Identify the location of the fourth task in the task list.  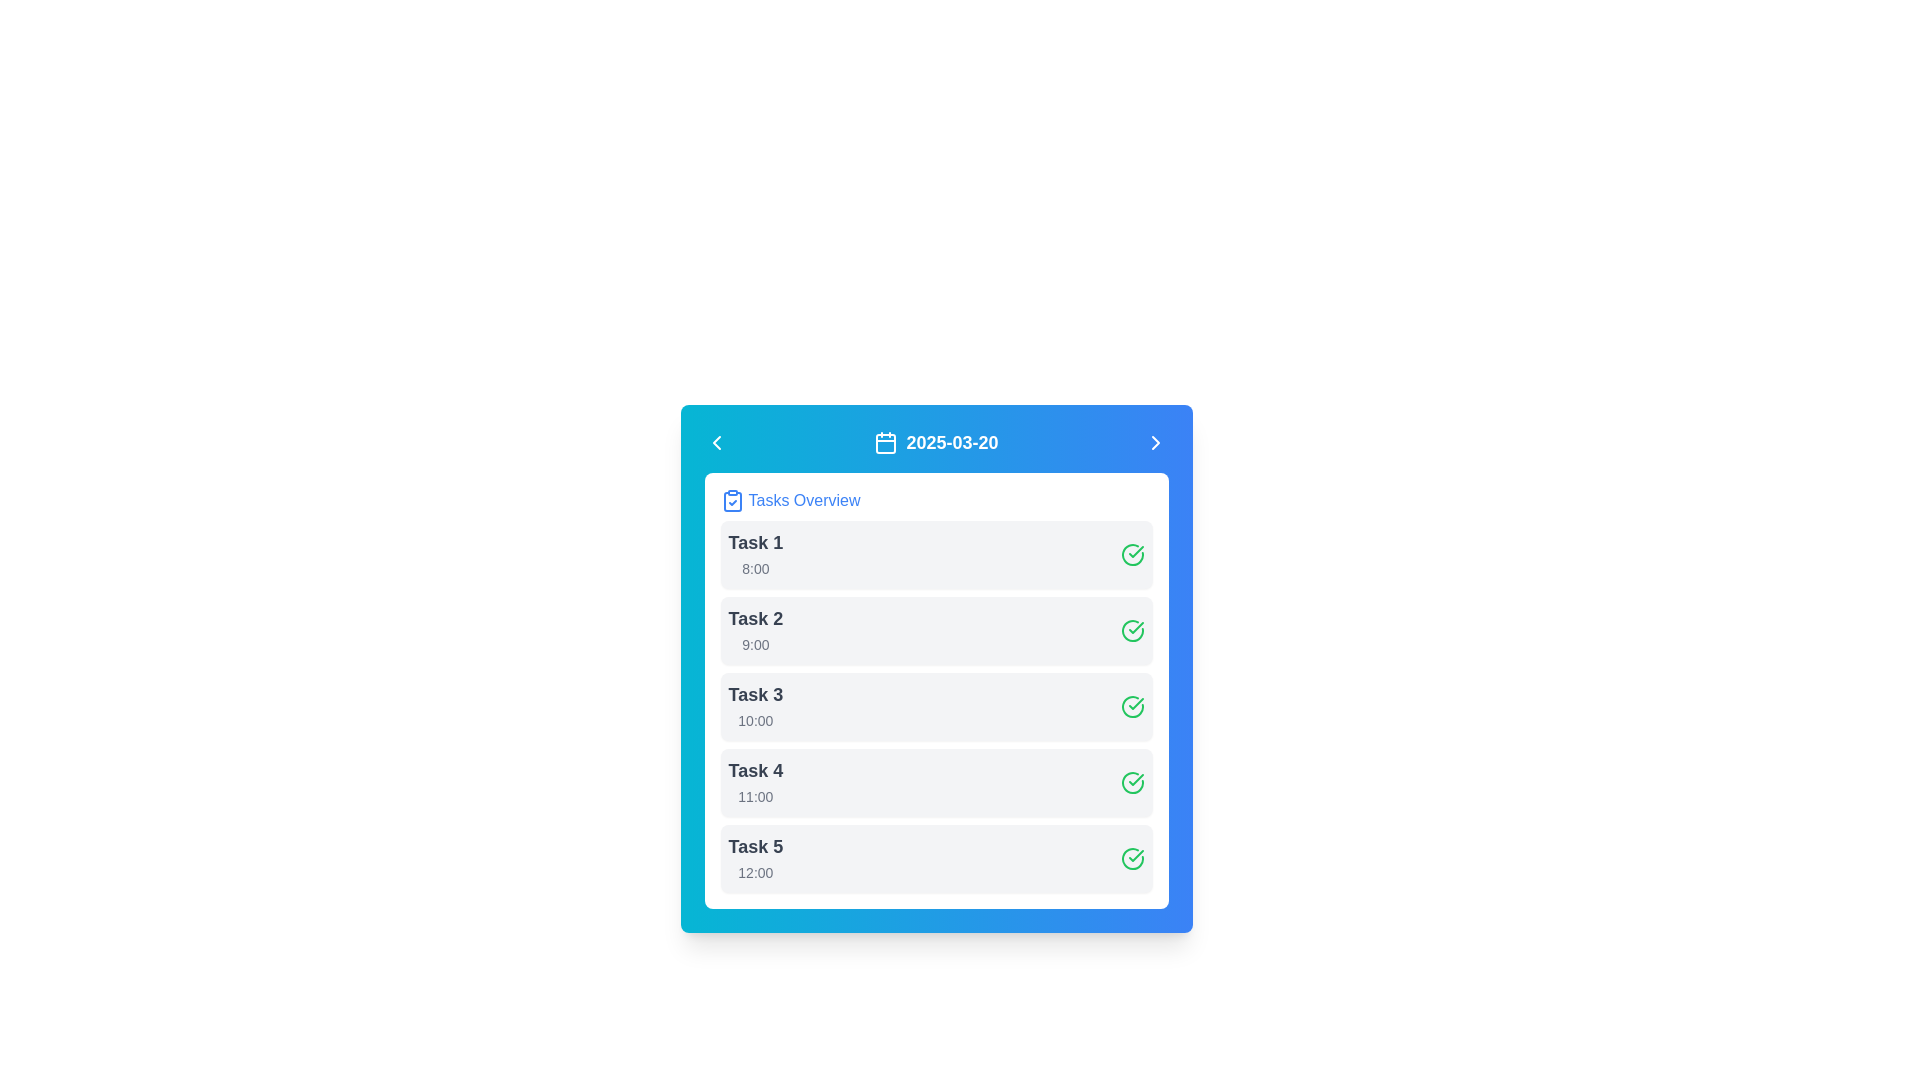
(754, 782).